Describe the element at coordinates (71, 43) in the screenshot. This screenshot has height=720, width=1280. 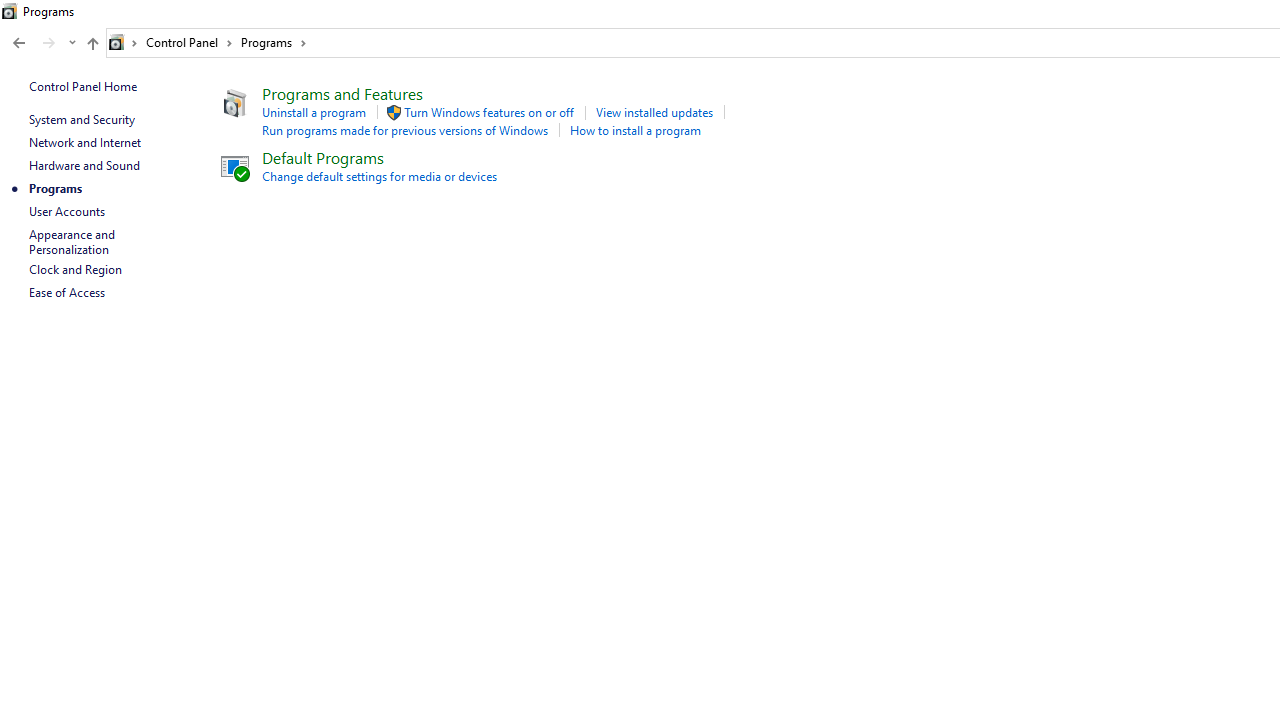
I see `'Recent locations'` at that location.